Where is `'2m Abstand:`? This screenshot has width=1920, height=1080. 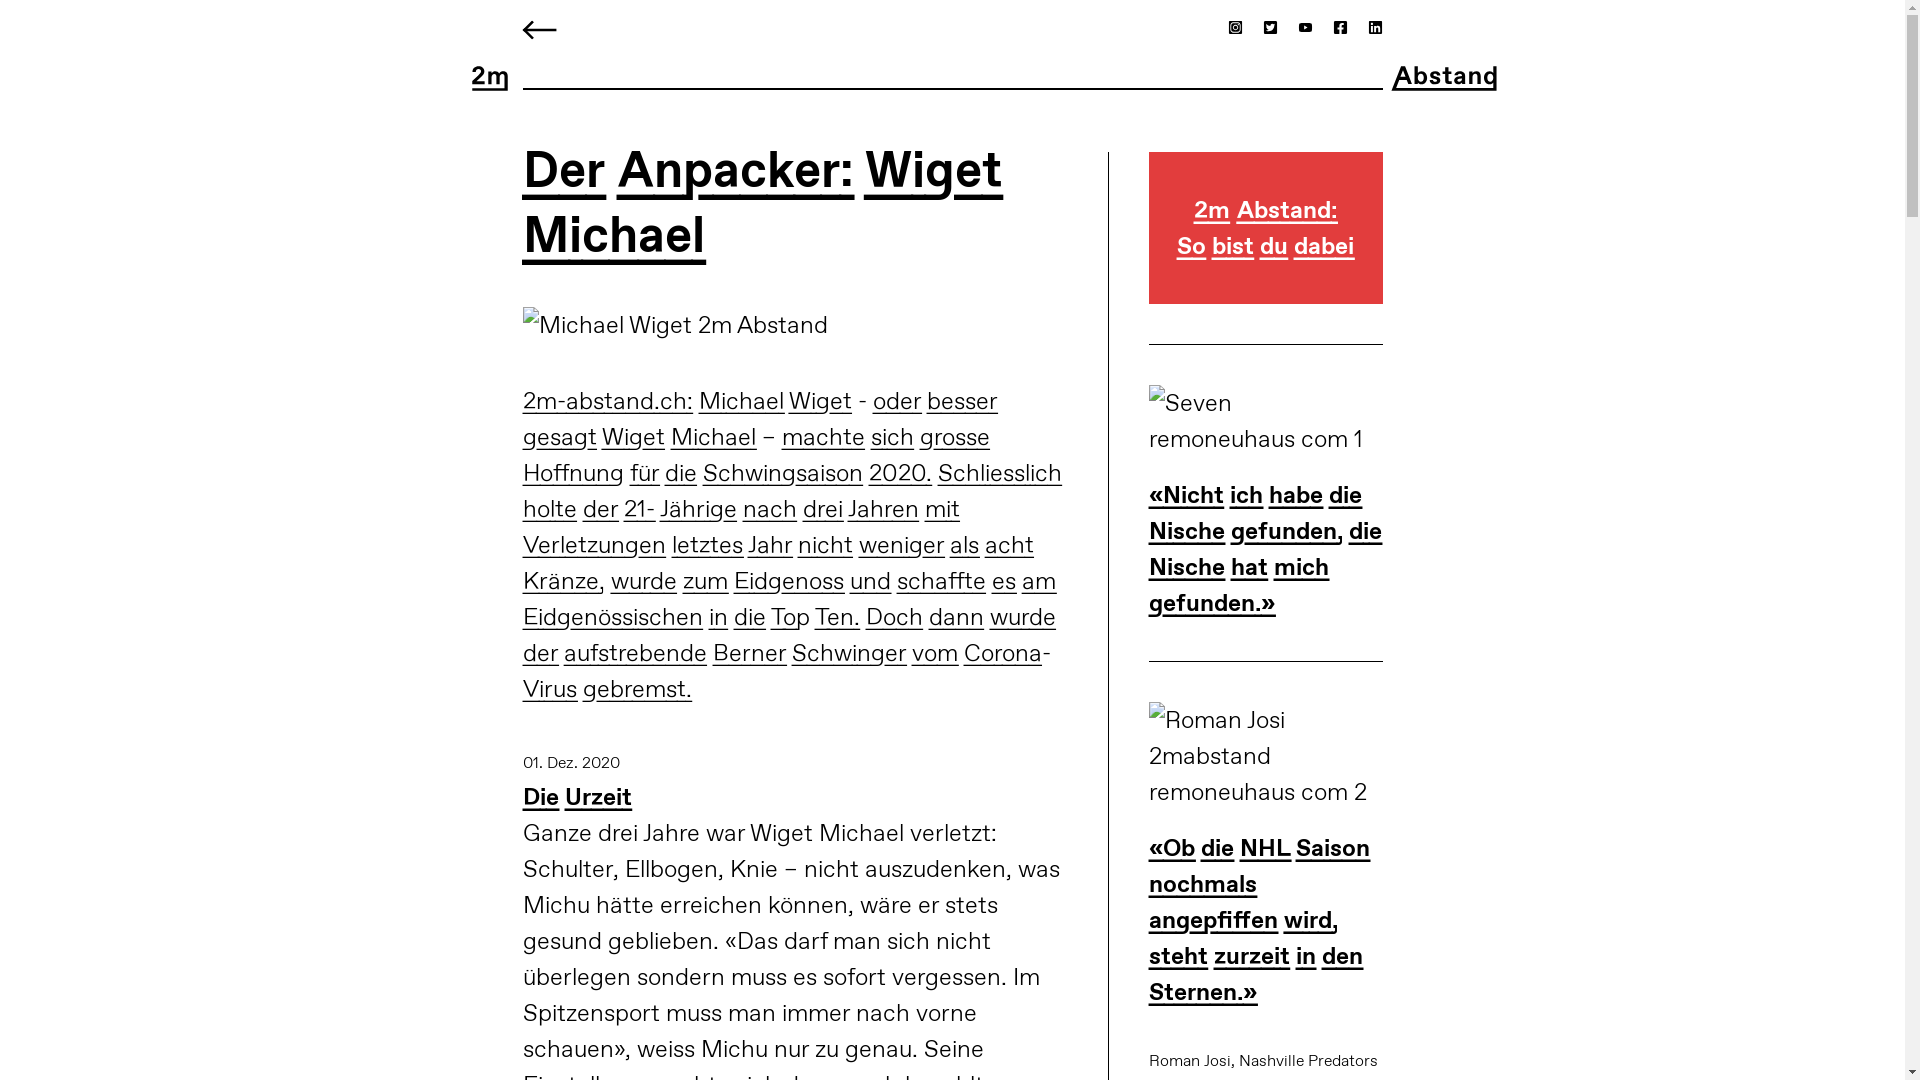
'2m Abstand: is located at coordinates (1148, 247).